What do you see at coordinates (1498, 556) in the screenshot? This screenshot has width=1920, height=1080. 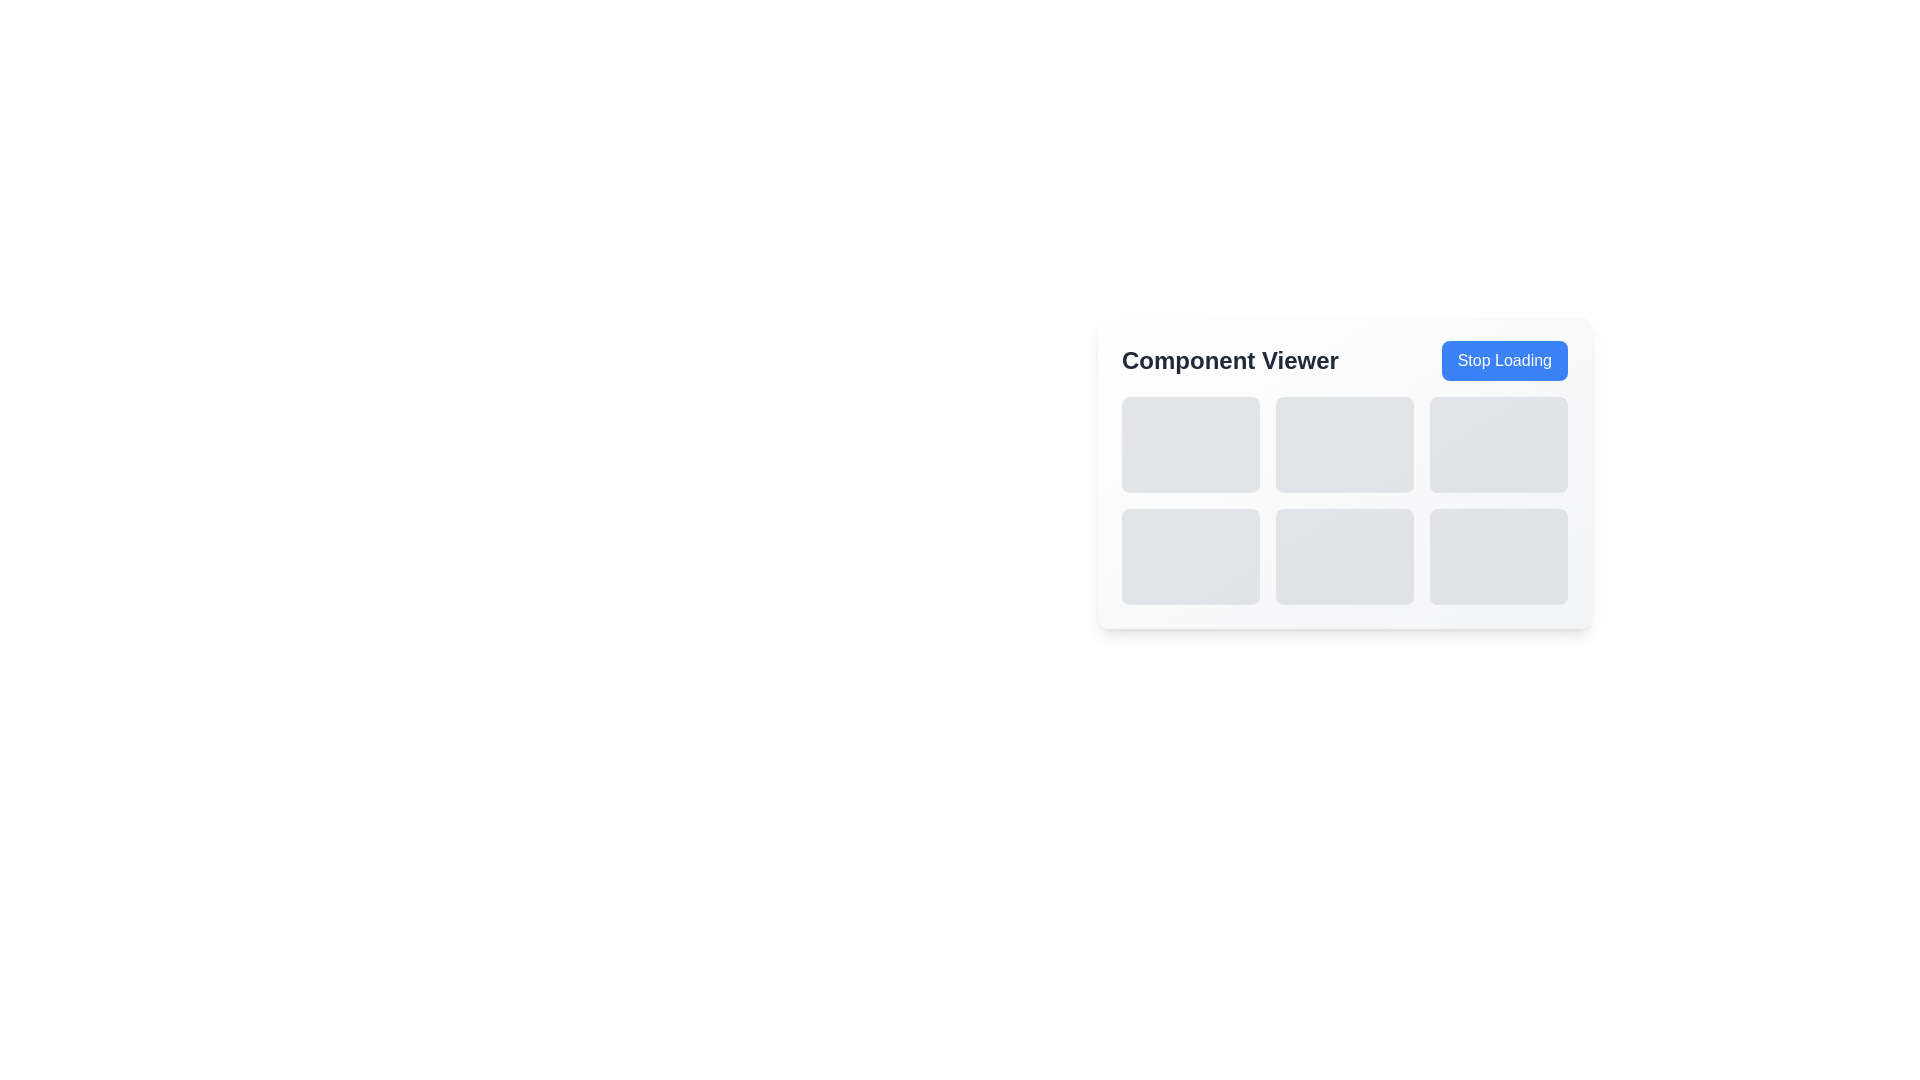 I see `the Placeholder box located in the third column of the second row within a grid layout, representing a loading state` at bounding box center [1498, 556].